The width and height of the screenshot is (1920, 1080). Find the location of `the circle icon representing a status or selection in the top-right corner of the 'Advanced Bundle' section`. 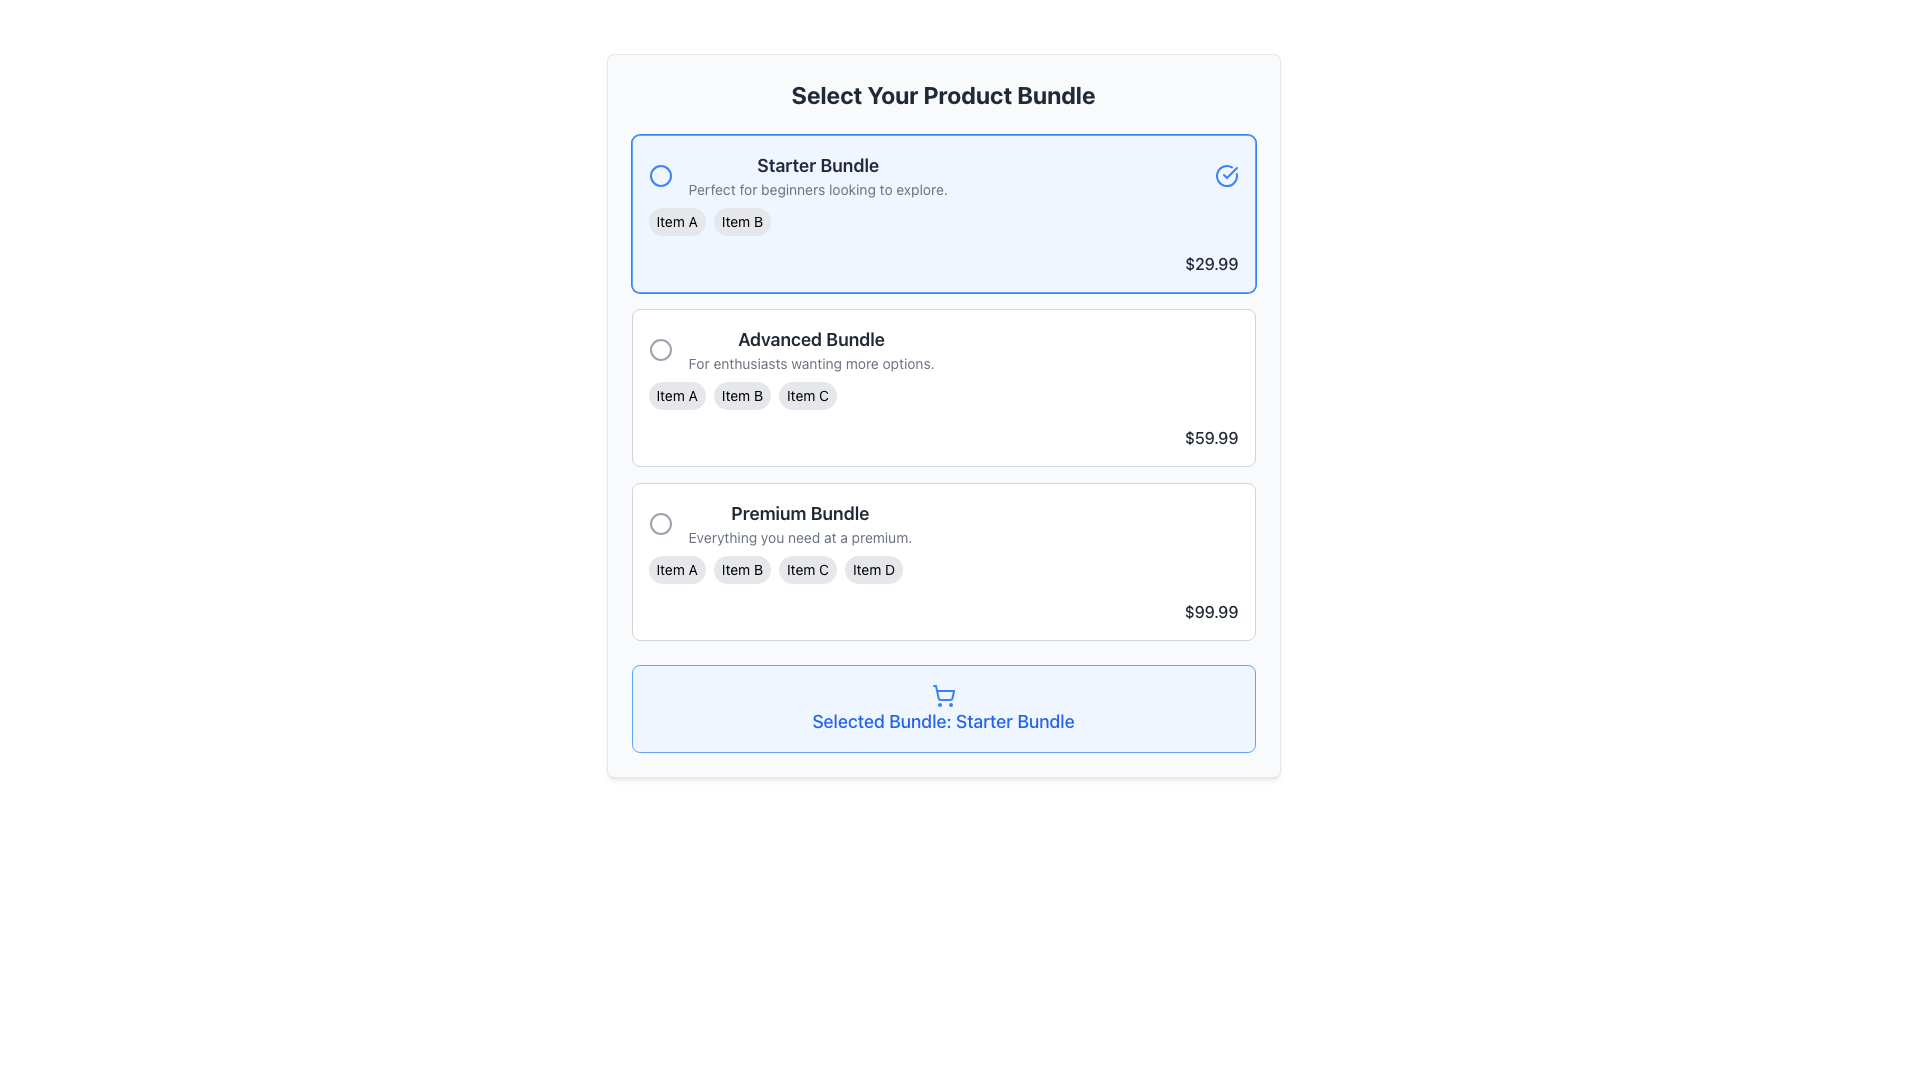

the circle icon representing a status or selection in the top-right corner of the 'Advanced Bundle' section is located at coordinates (660, 349).